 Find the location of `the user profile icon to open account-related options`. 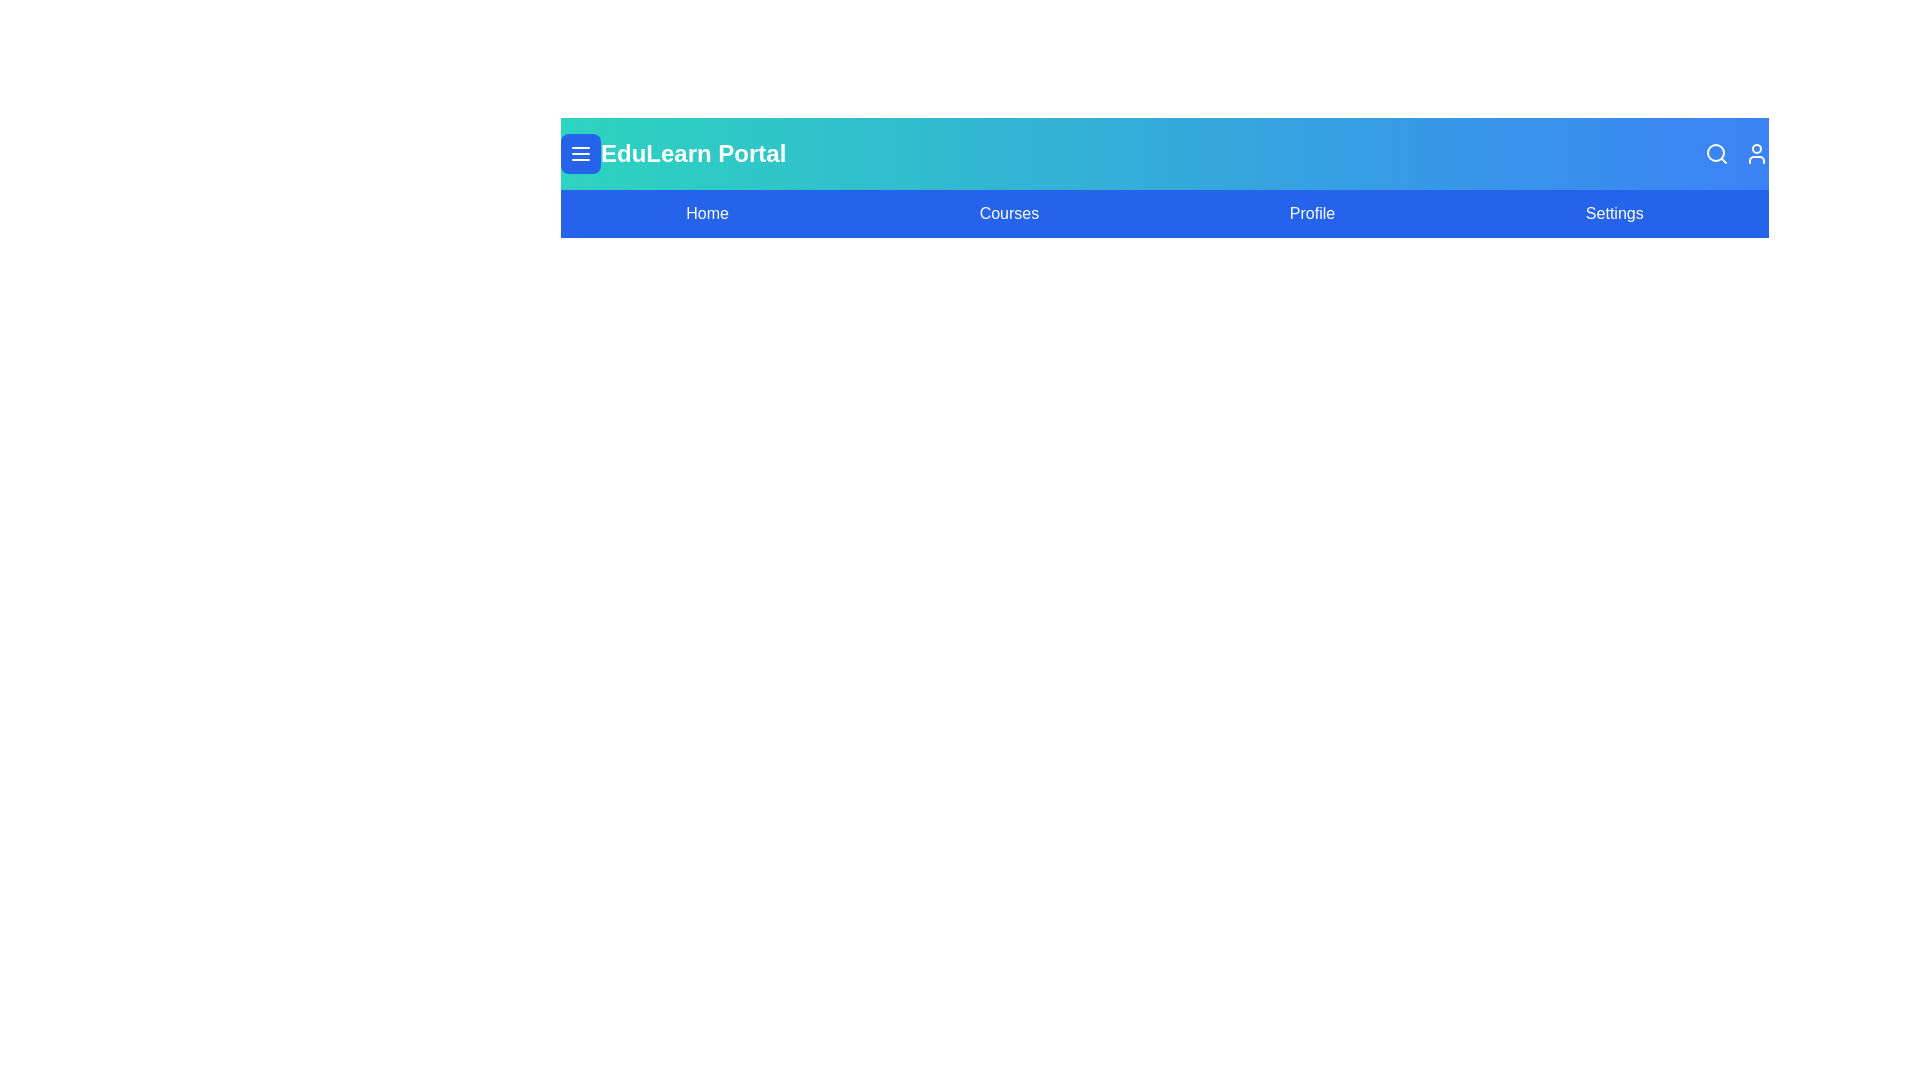

the user profile icon to open account-related options is located at coordinates (1755, 153).